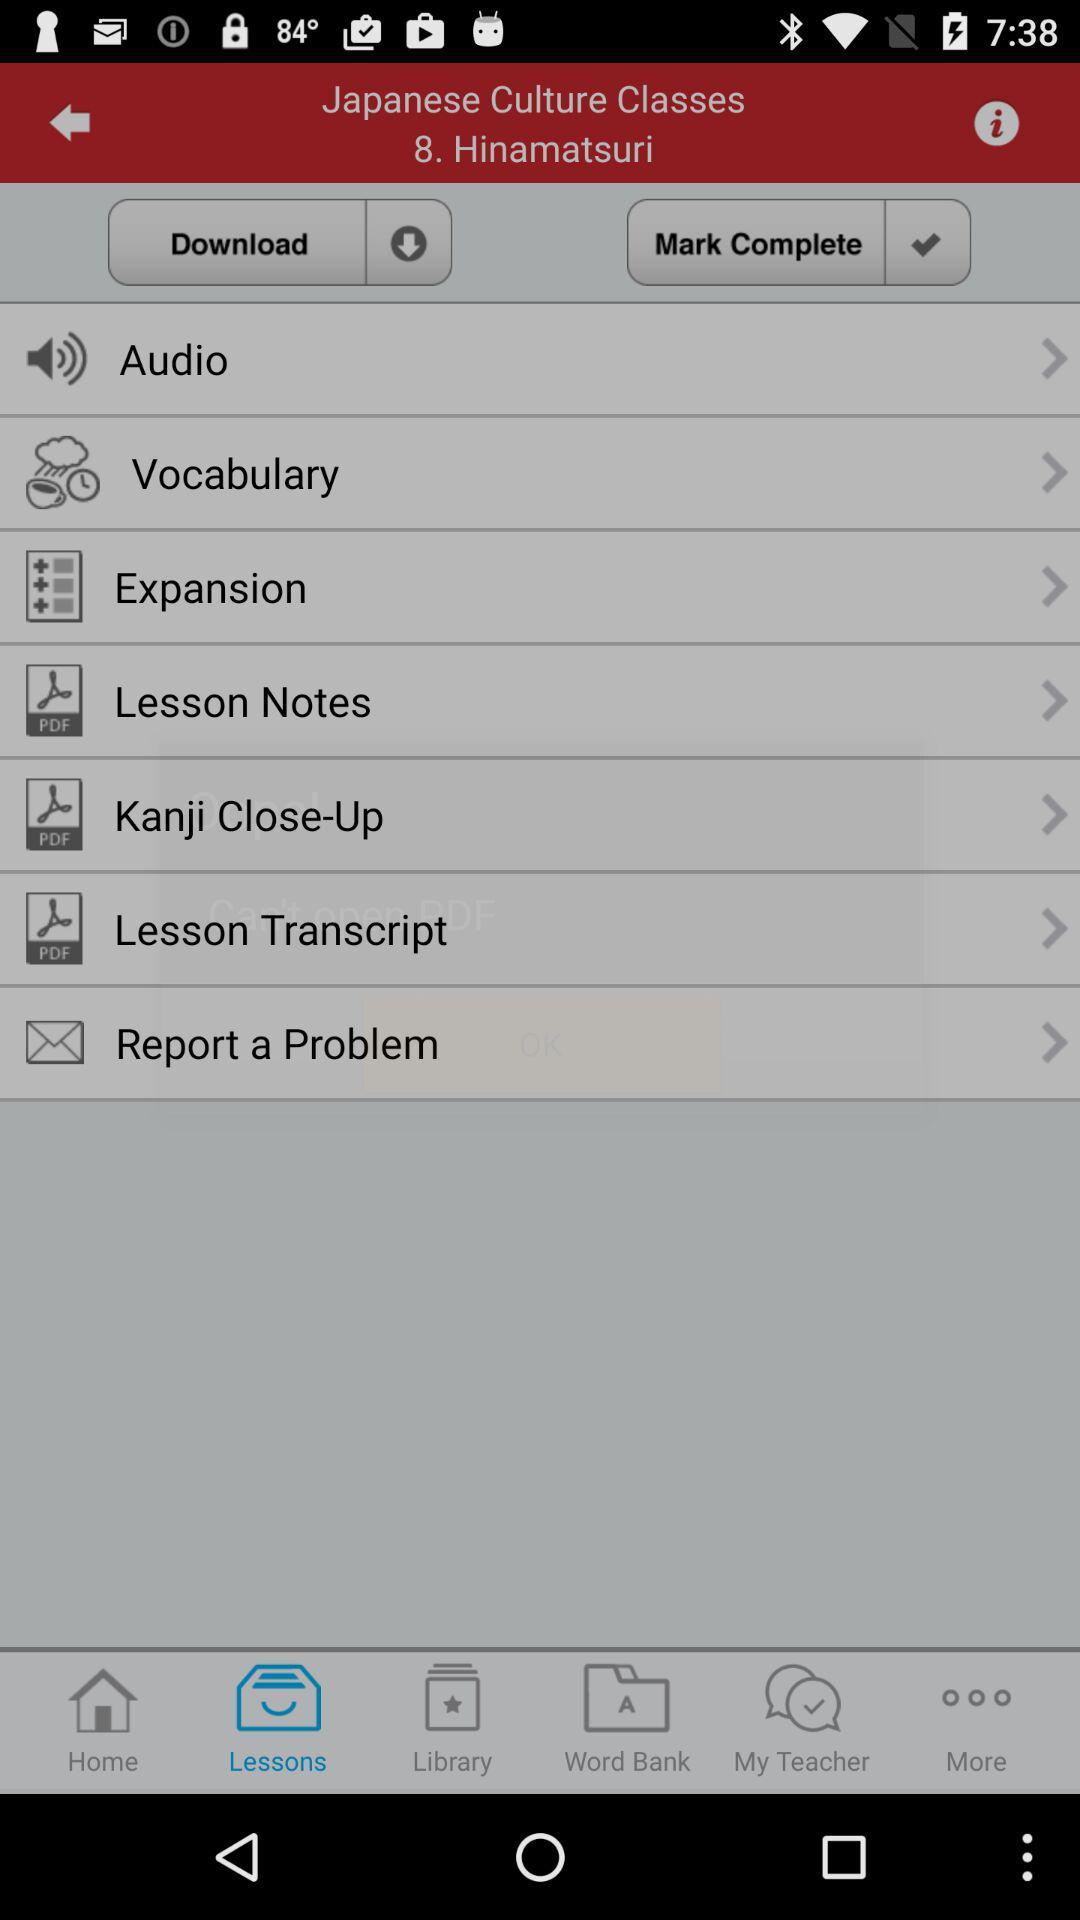  What do you see at coordinates (69, 122) in the screenshot?
I see `the icon to the left of the japanese culture classes` at bounding box center [69, 122].